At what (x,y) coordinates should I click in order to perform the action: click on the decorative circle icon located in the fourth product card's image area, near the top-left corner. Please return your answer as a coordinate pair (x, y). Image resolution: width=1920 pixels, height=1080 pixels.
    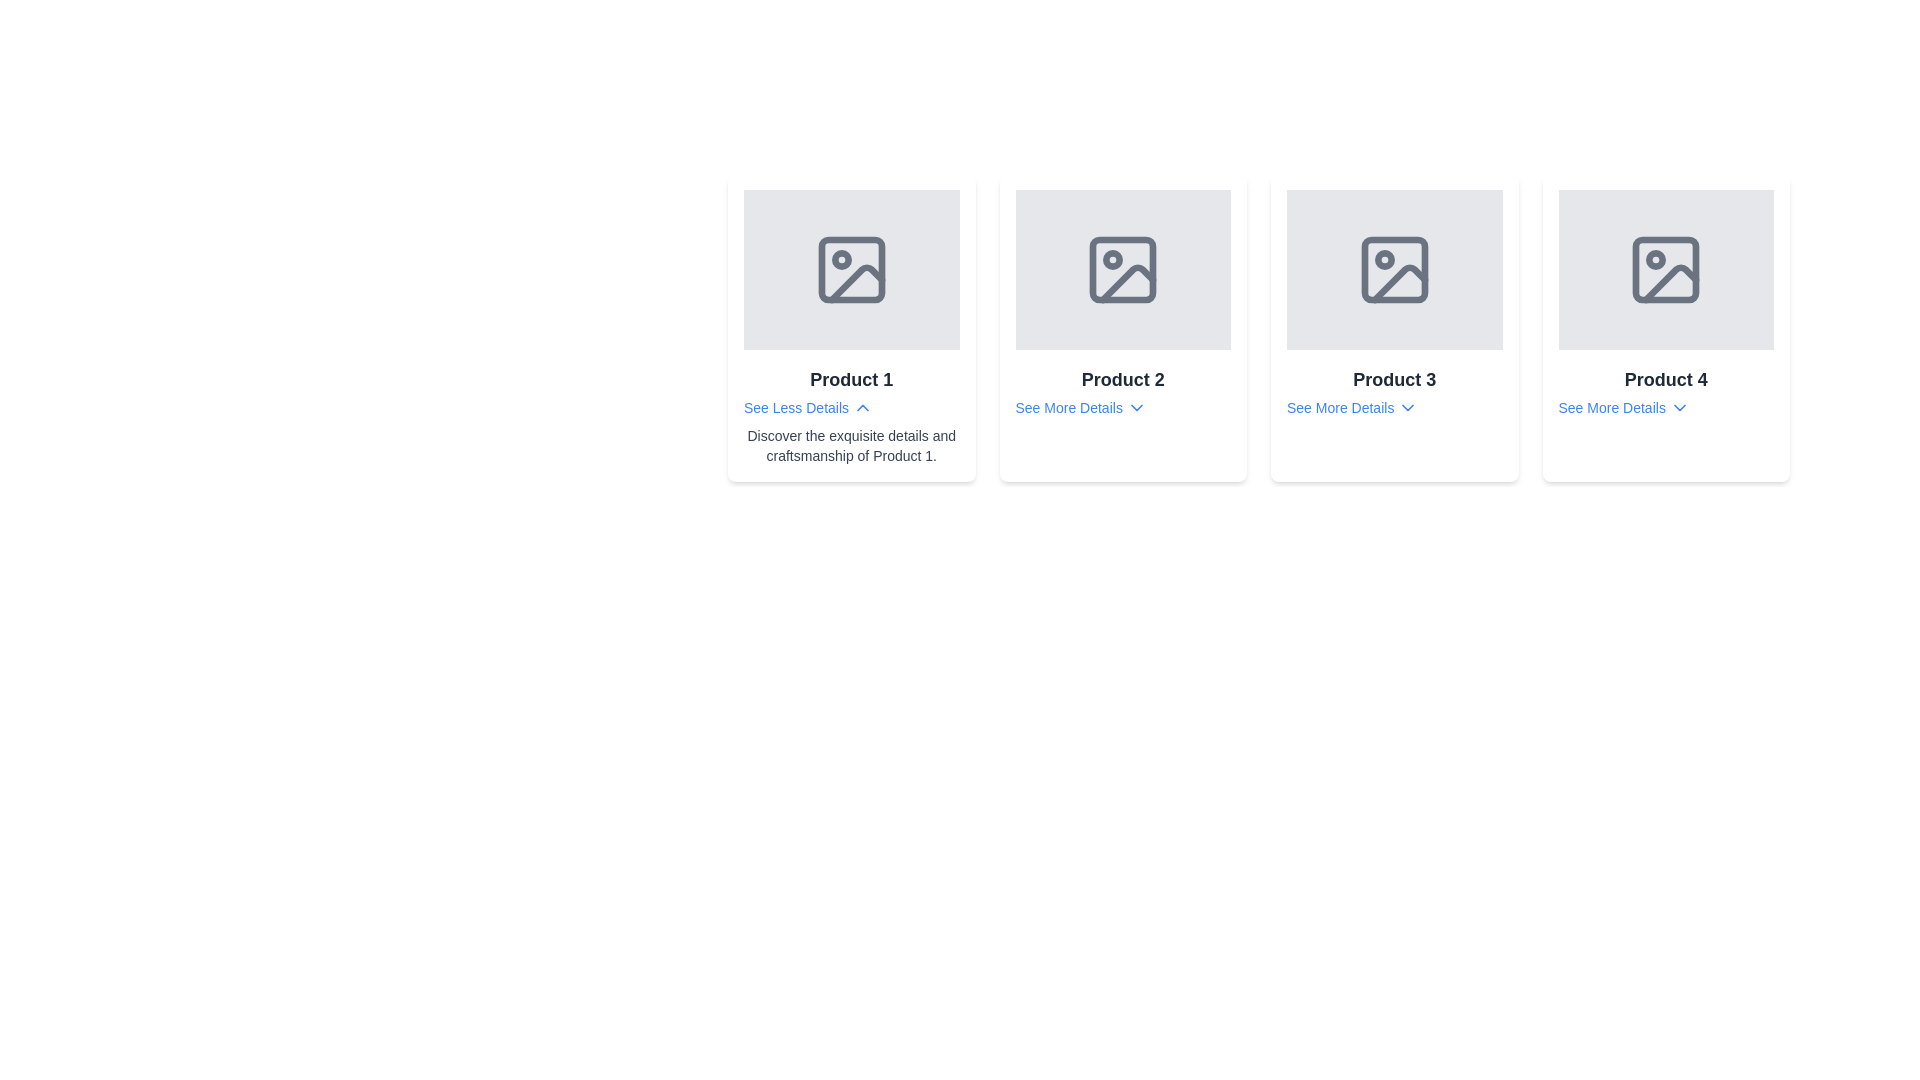
    Looking at the image, I should click on (1656, 258).